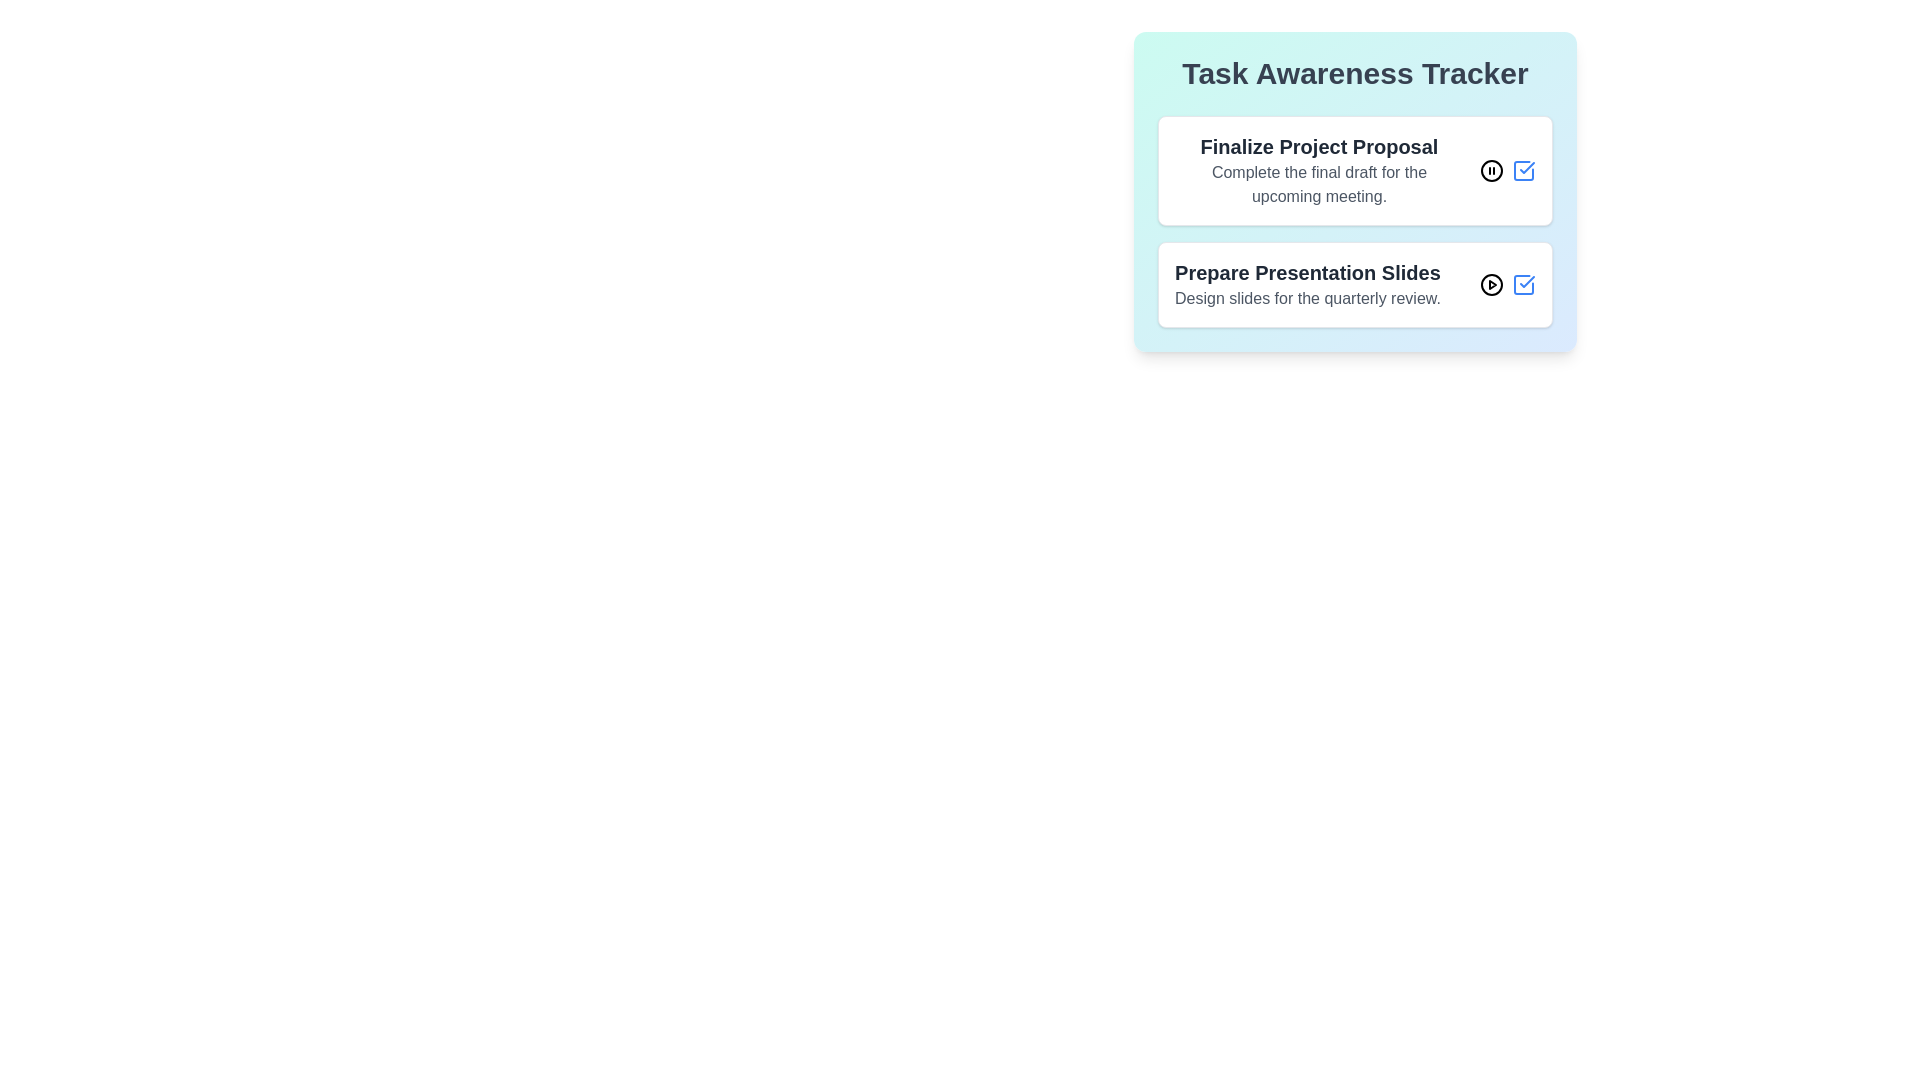 The height and width of the screenshot is (1080, 1920). What do you see at coordinates (1522, 285) in the screenshot?
I see `'Check' button for the task titled 'Prepare Presentation Slides'` at bounding box center [1522, 285].